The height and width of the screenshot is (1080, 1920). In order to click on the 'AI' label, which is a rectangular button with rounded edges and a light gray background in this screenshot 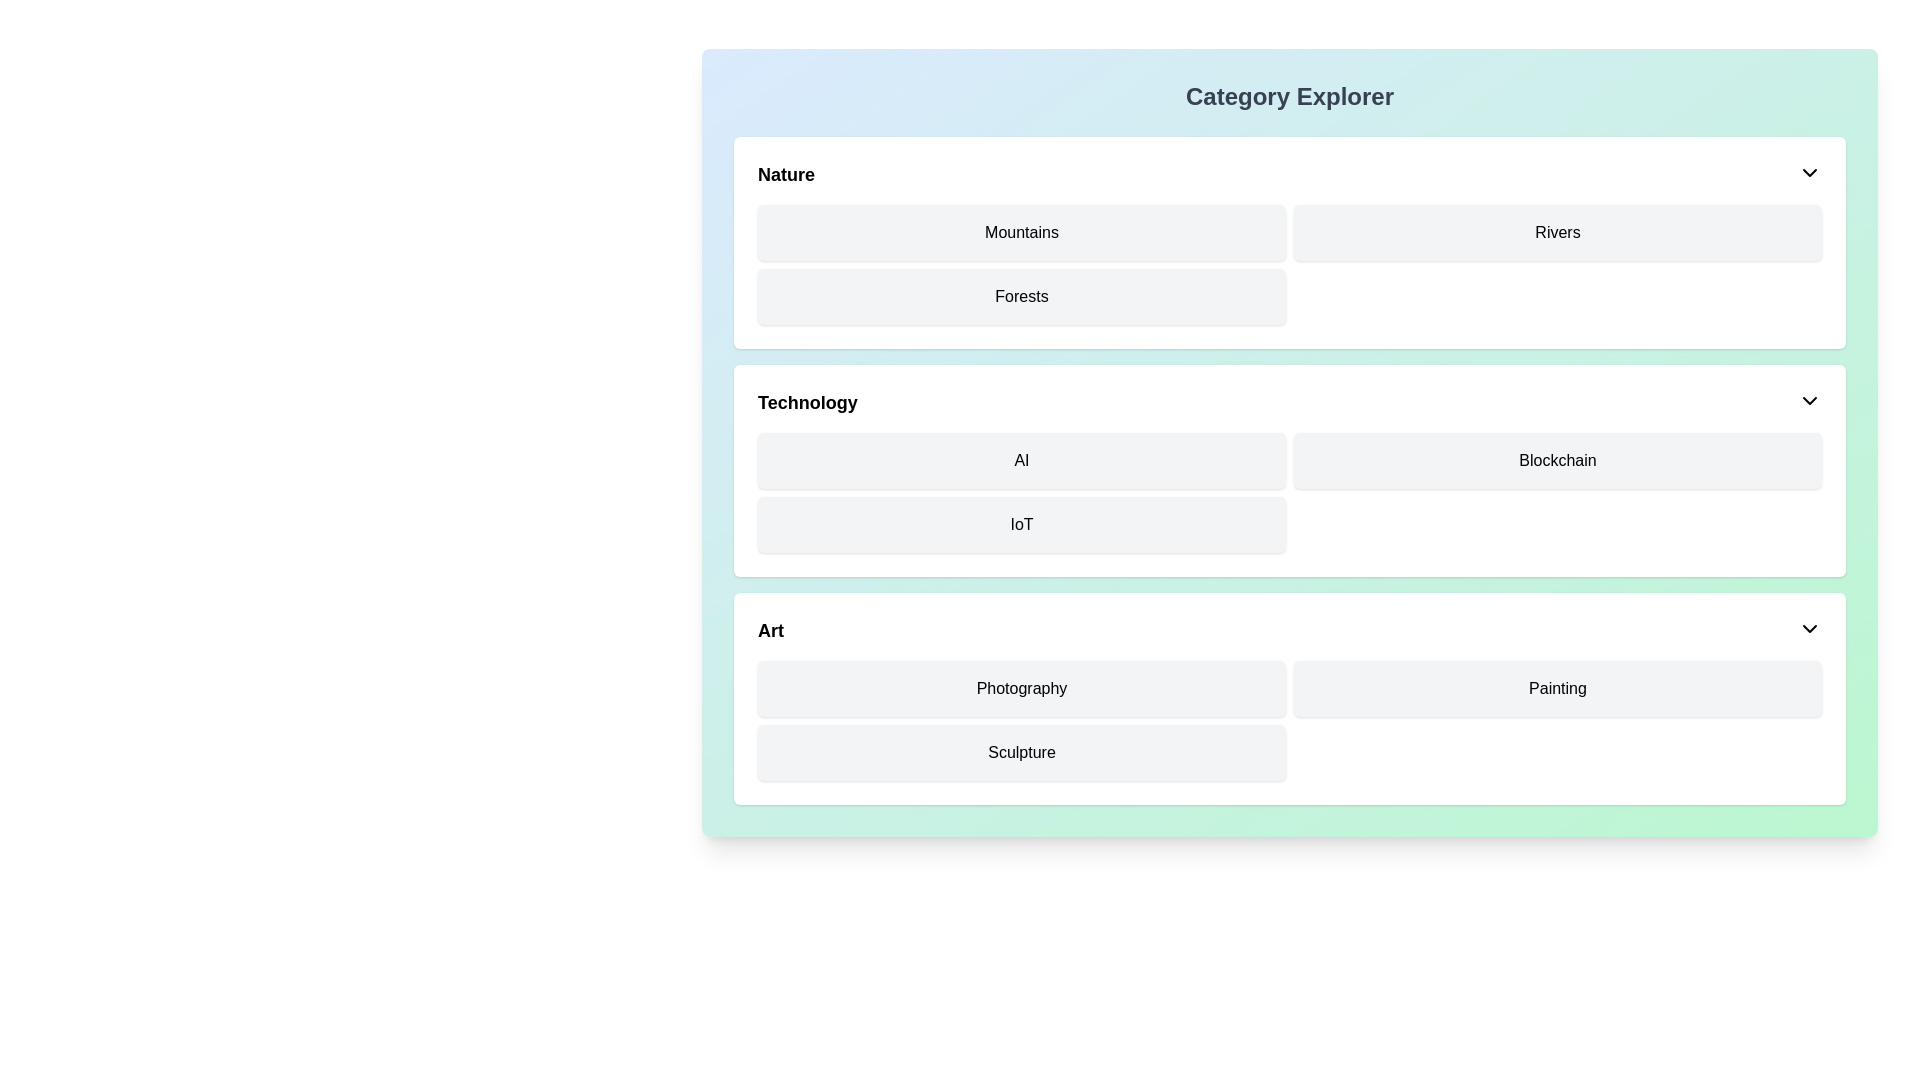, I will do `click(1022, 461)`.